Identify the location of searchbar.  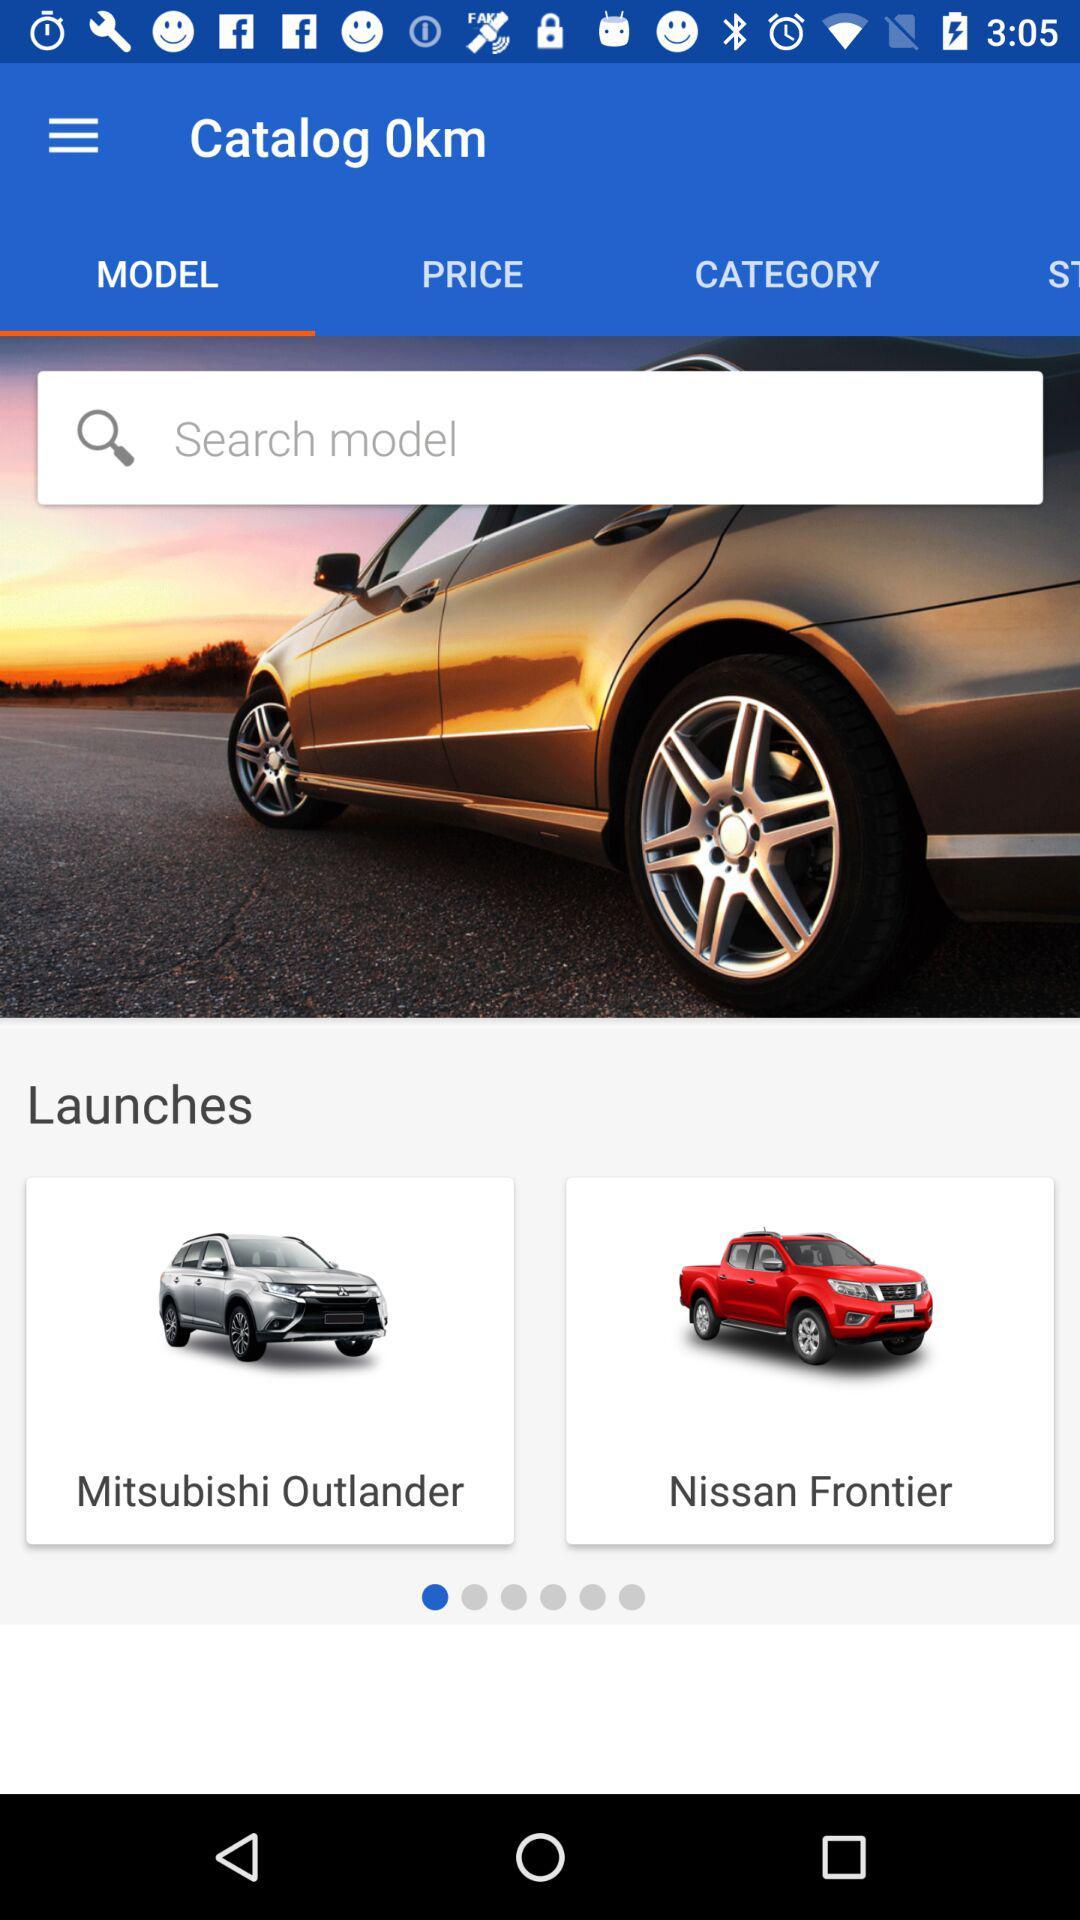
(540, 436).